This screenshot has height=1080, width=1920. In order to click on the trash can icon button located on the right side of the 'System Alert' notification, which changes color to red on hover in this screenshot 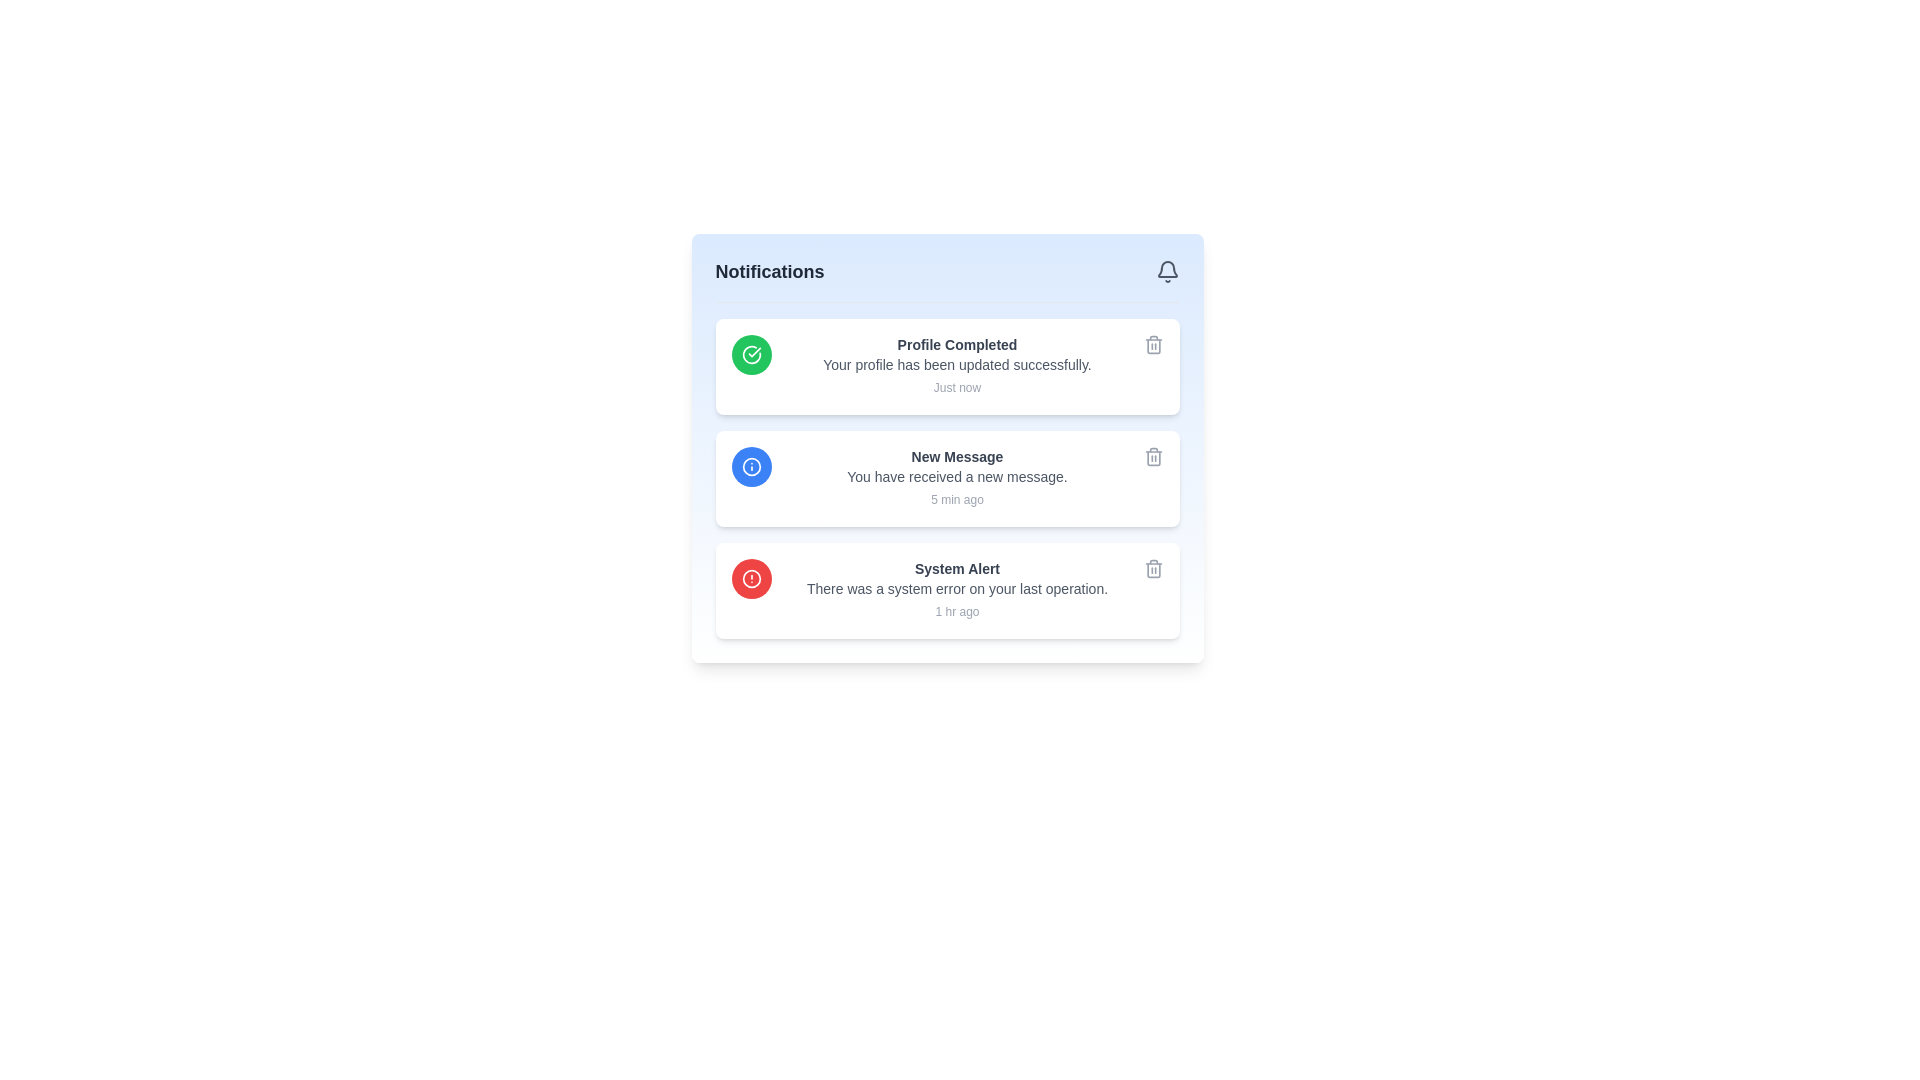, I will do `click(1153, 569)`.